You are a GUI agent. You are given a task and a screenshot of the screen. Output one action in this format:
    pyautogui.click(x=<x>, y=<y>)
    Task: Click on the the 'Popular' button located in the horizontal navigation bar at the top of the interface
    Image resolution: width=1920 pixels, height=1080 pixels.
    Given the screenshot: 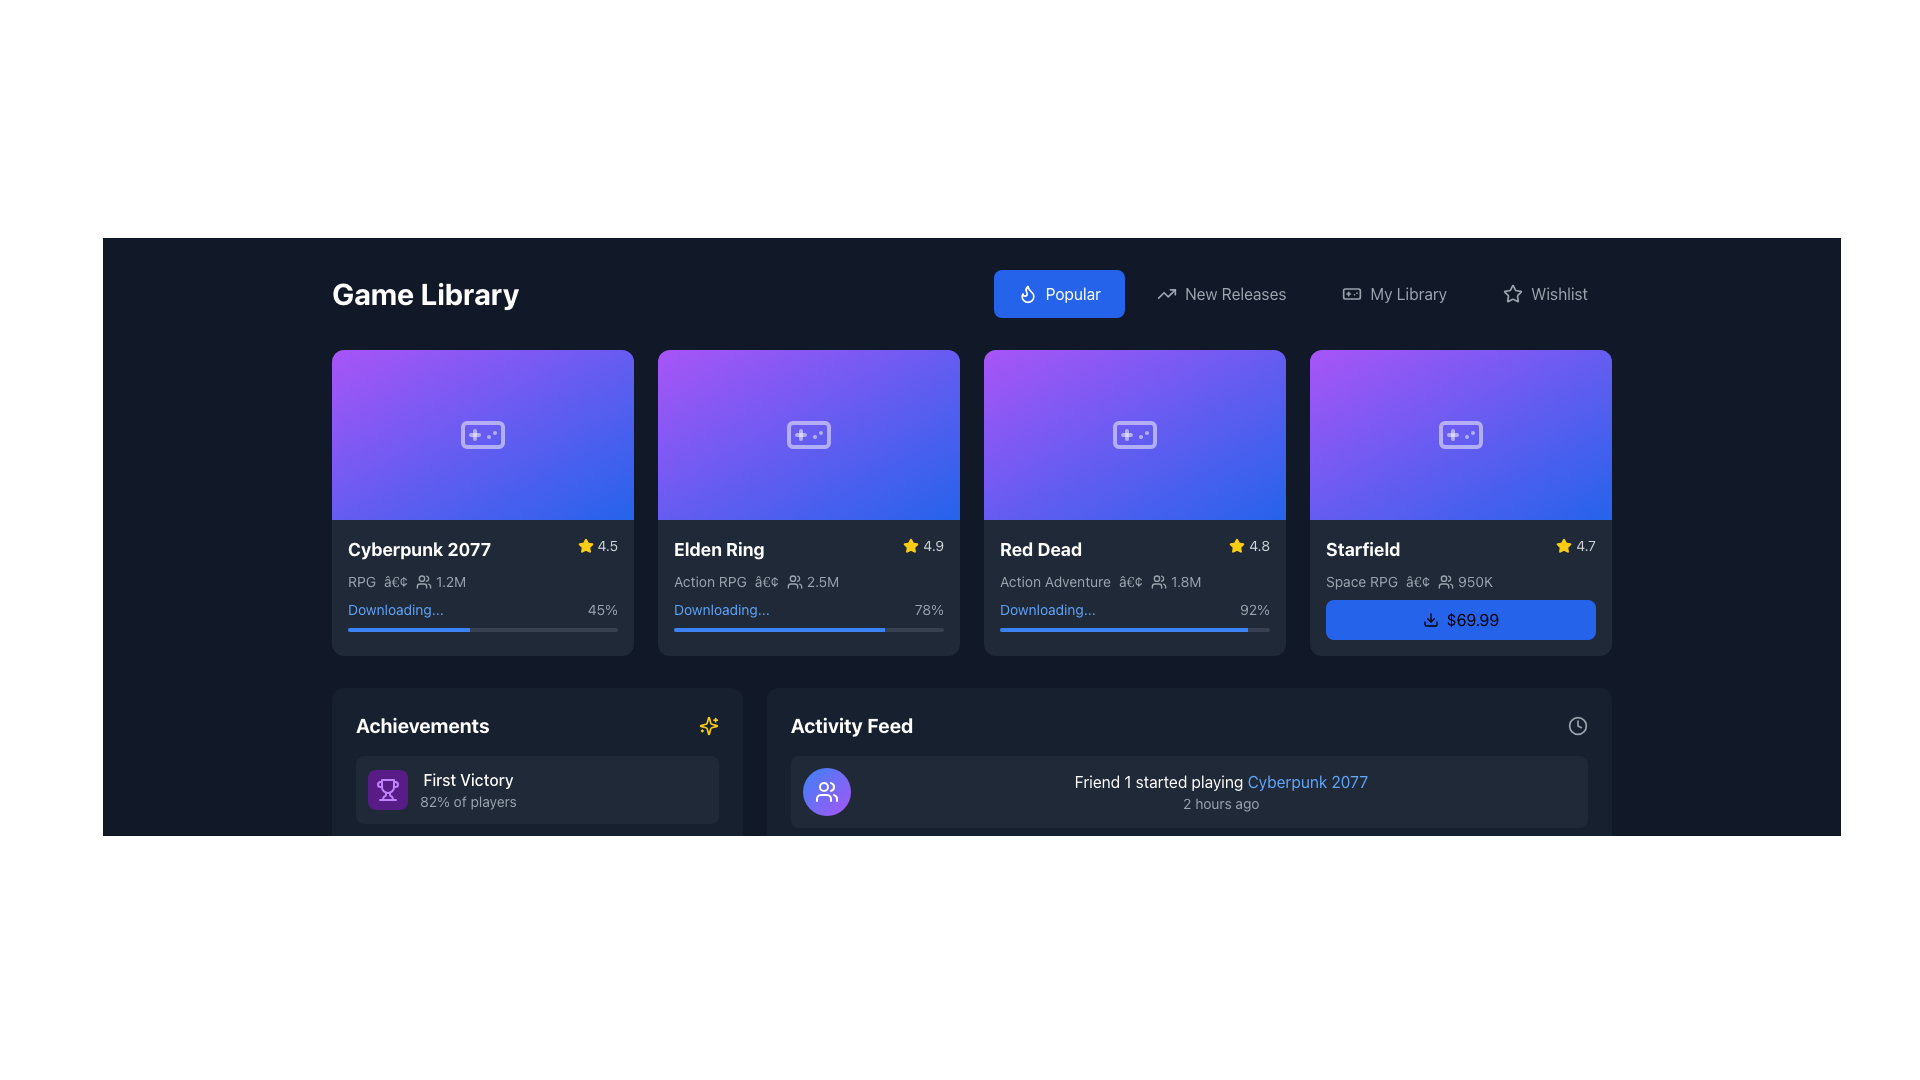 What is the action you would take?
    pyautogui.click(x=1058, y=293)
    